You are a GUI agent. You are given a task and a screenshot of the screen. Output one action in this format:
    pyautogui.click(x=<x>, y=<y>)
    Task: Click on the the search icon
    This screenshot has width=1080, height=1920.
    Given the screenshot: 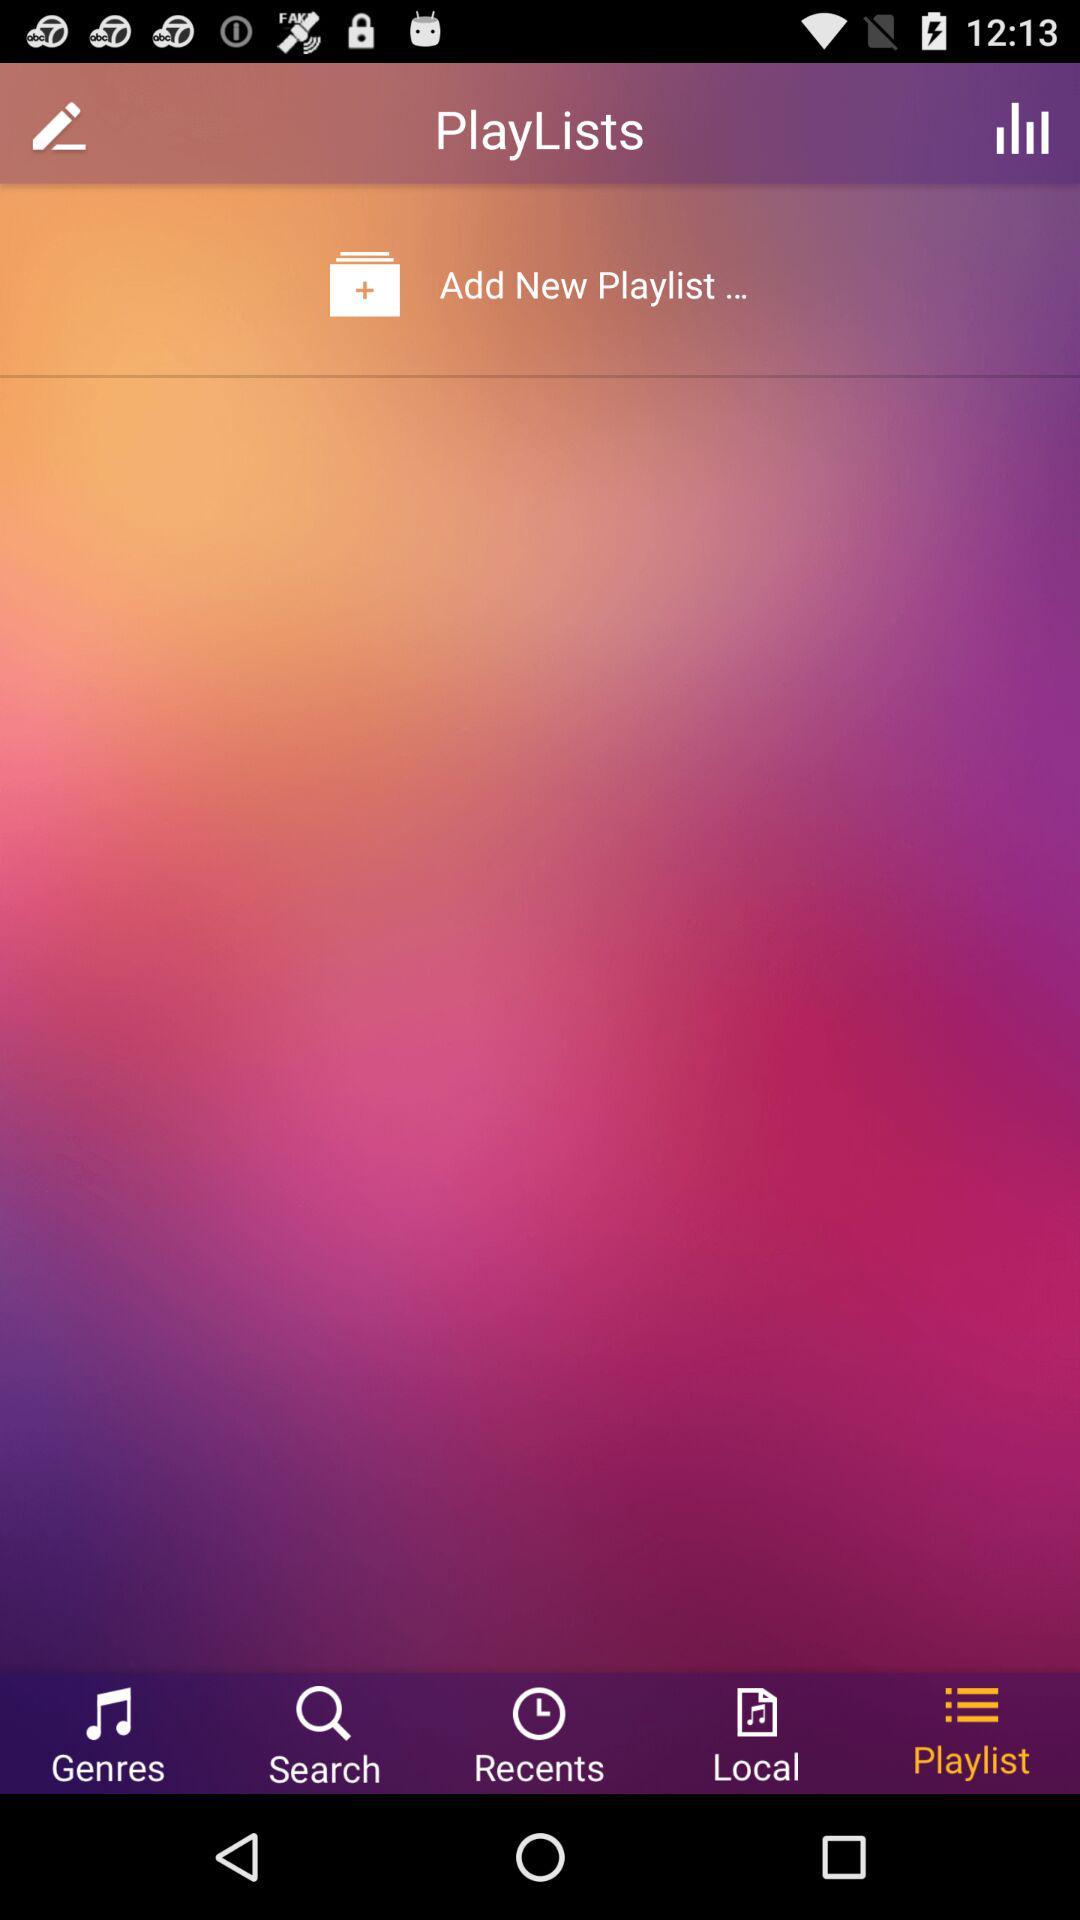 What is the action you would take?
    pyautogui.click(x=323, y=1855)
    